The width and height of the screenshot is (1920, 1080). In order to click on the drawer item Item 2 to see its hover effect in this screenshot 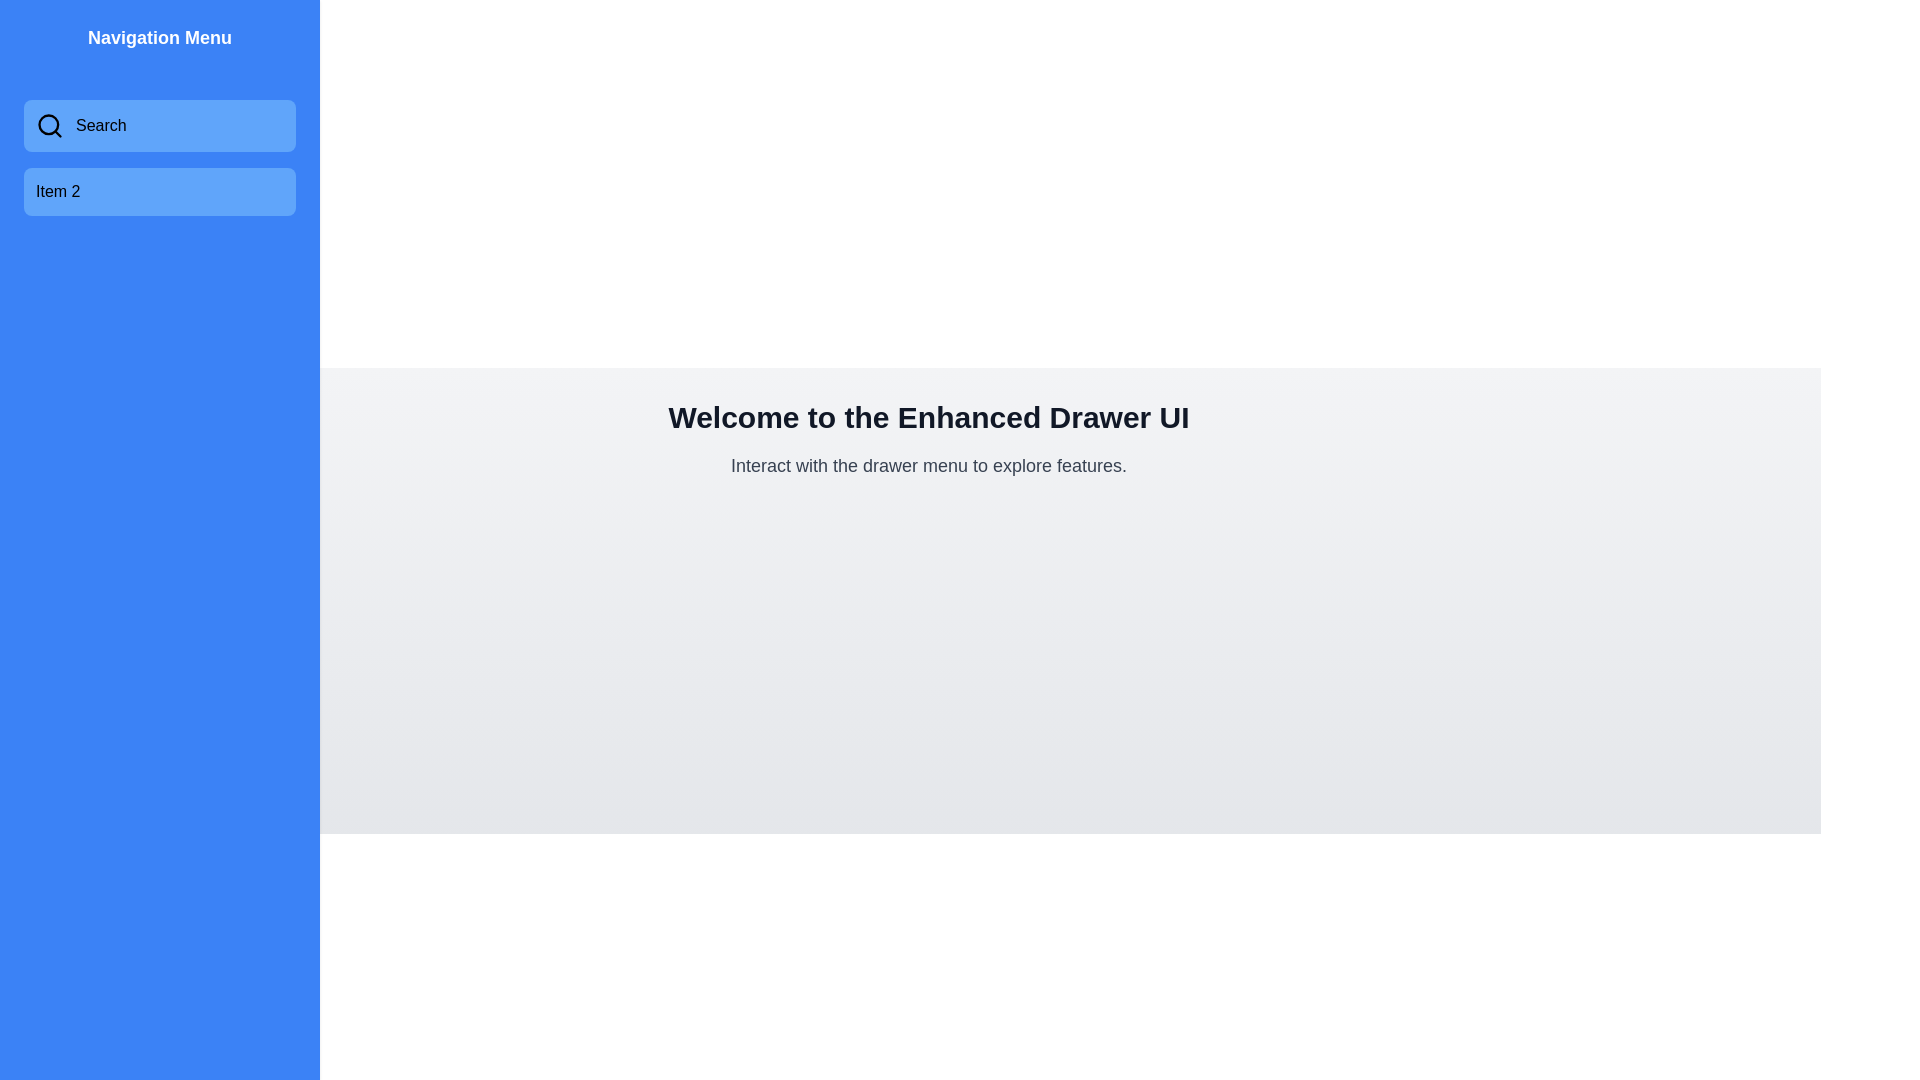, I will do `click(158, 192)`.